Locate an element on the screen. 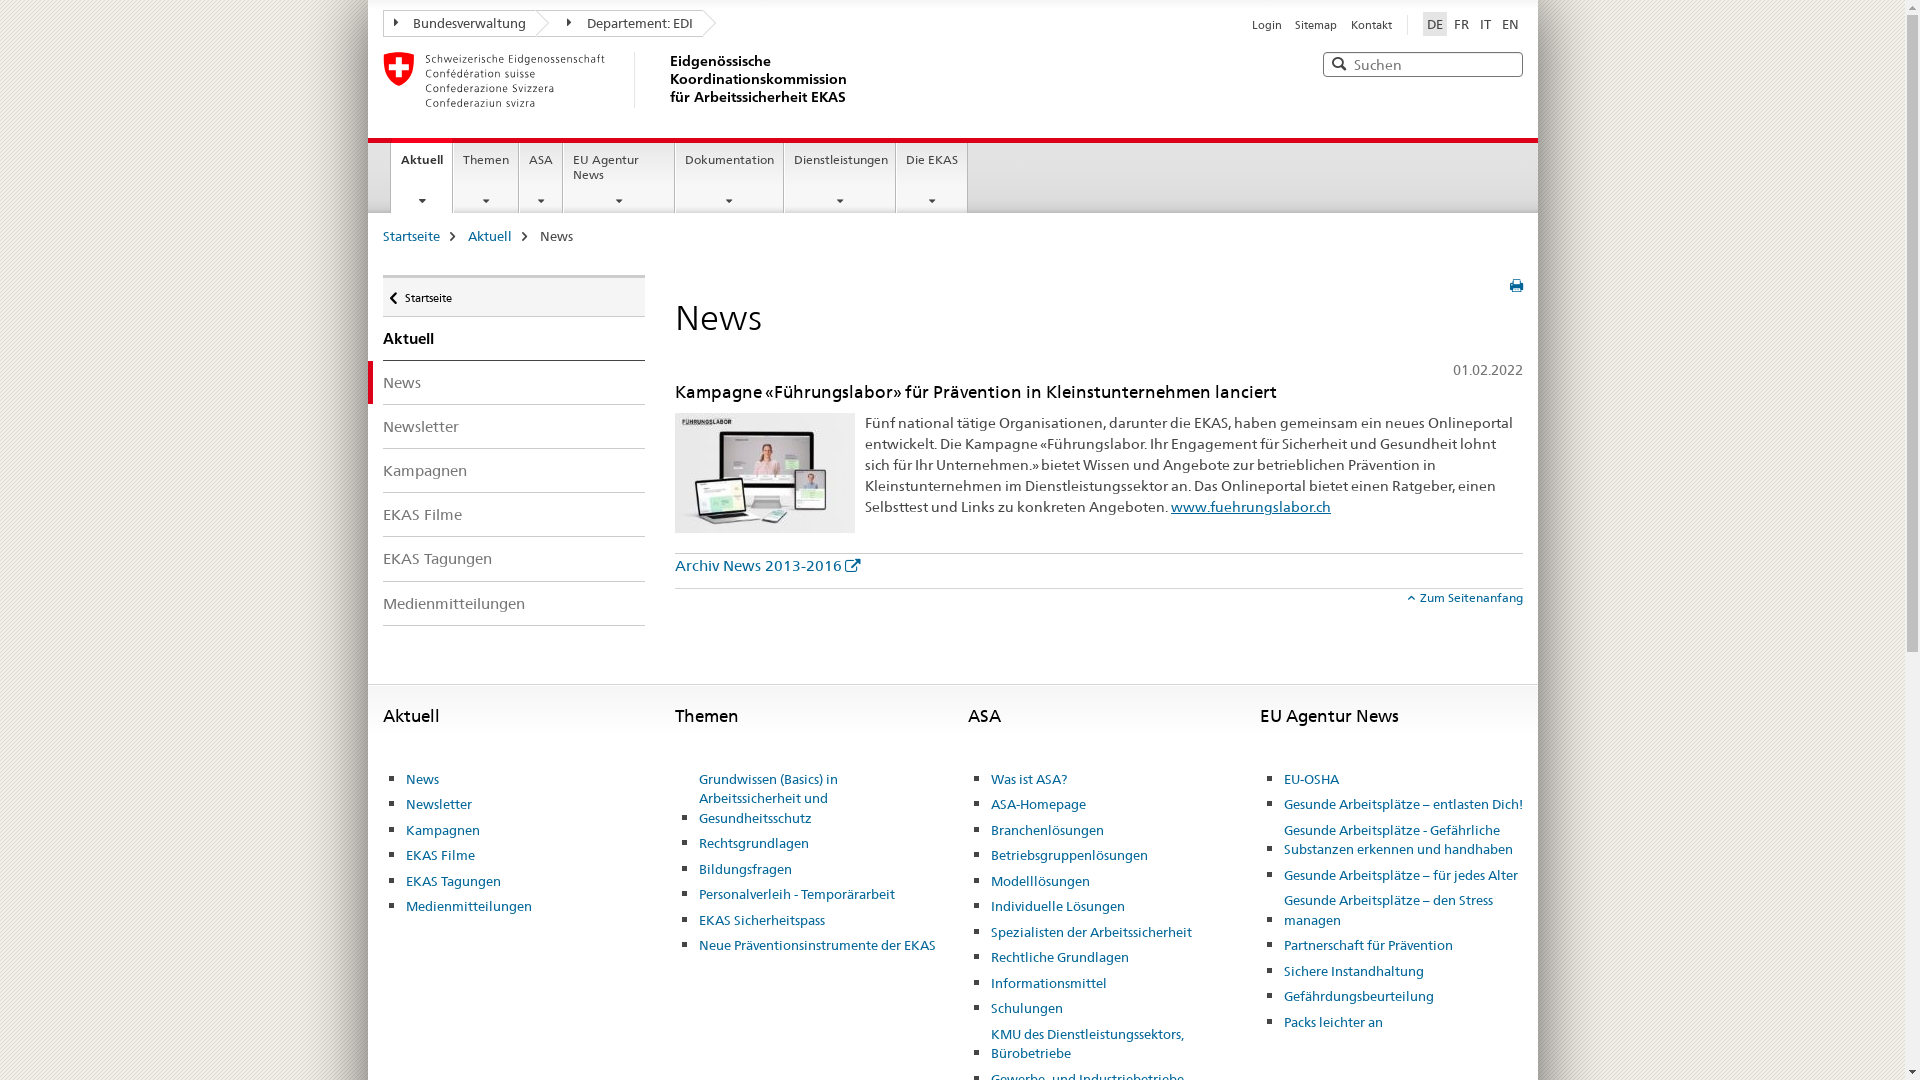  'Schulungen' is located at coordinates (1027, 1009).